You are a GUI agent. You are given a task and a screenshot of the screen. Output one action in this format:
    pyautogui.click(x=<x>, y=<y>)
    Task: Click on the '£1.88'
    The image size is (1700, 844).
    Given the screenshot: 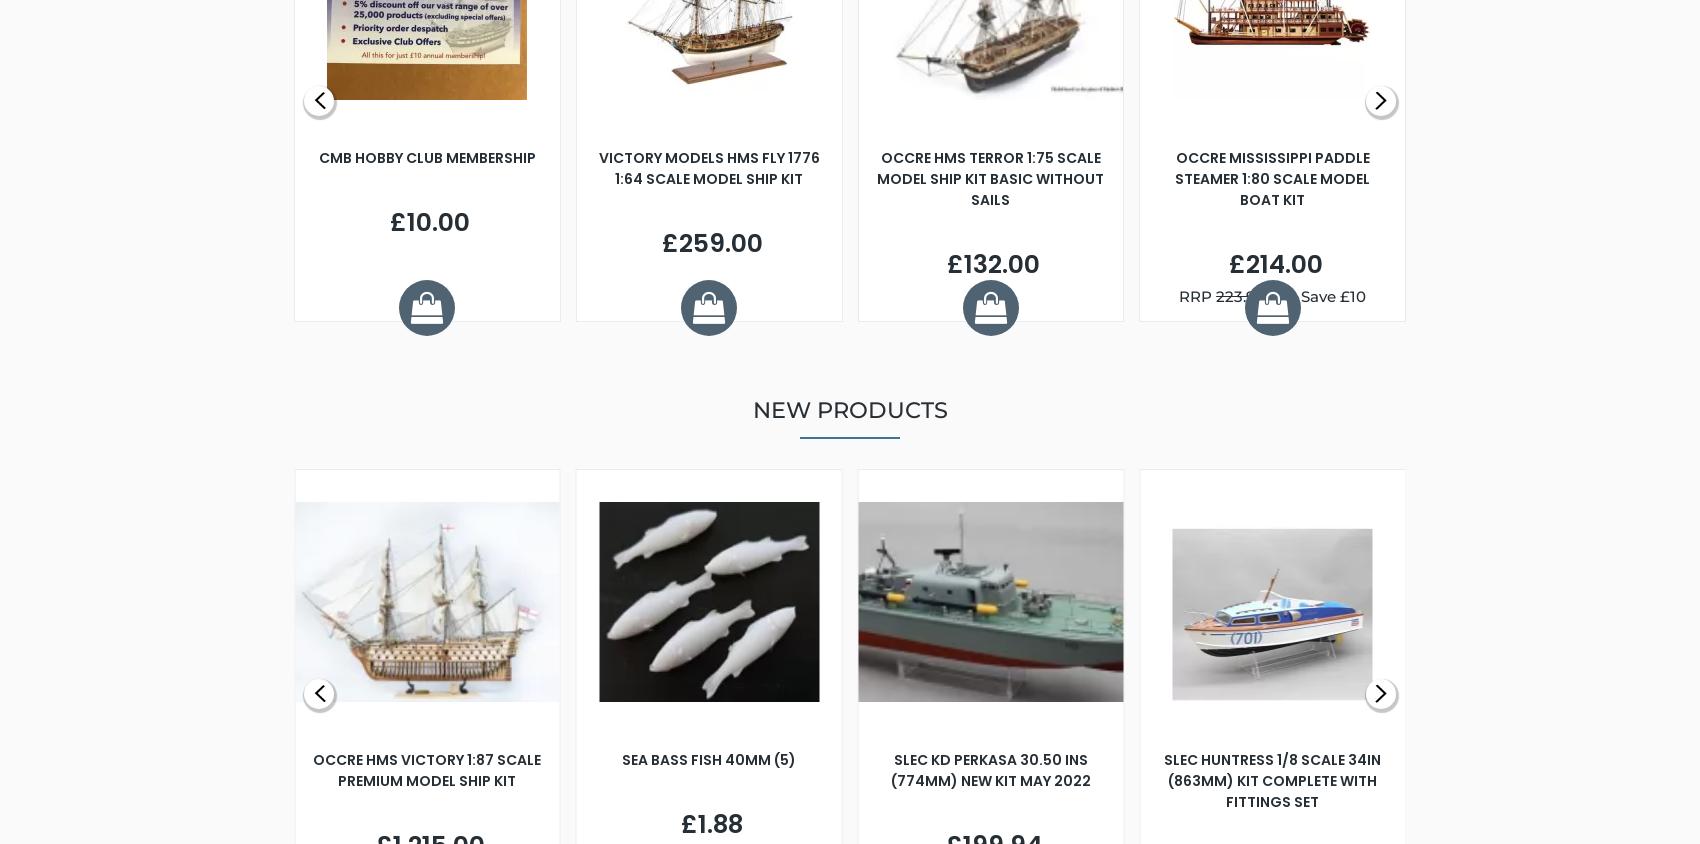 What is the action you would take?
    pyautogui.click(x=709, y=823)
    